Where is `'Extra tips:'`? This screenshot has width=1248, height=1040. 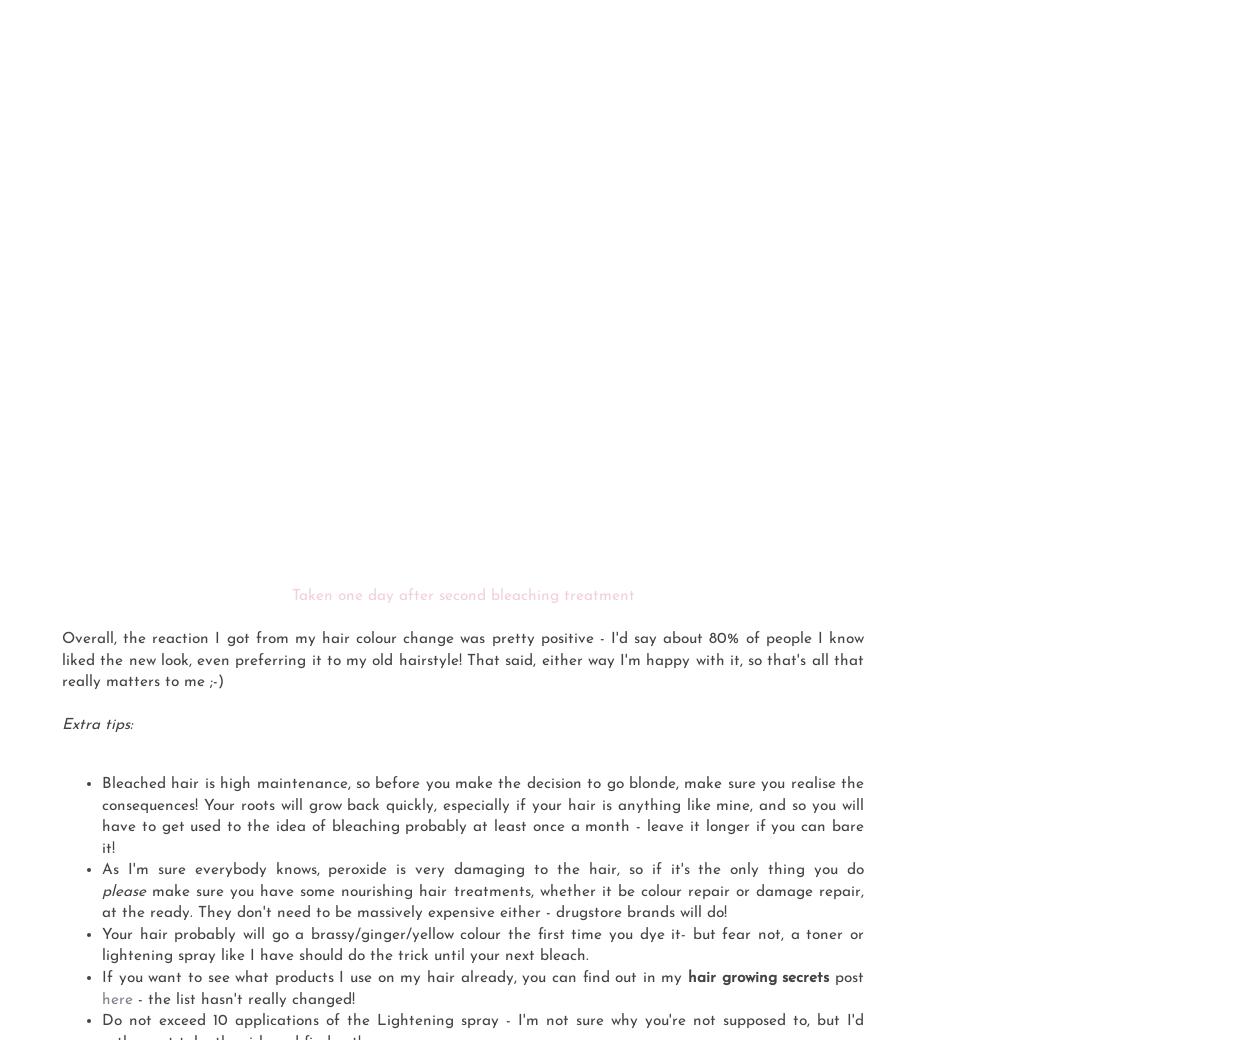 'Extra tips:' is located at coordinates (96, 724).